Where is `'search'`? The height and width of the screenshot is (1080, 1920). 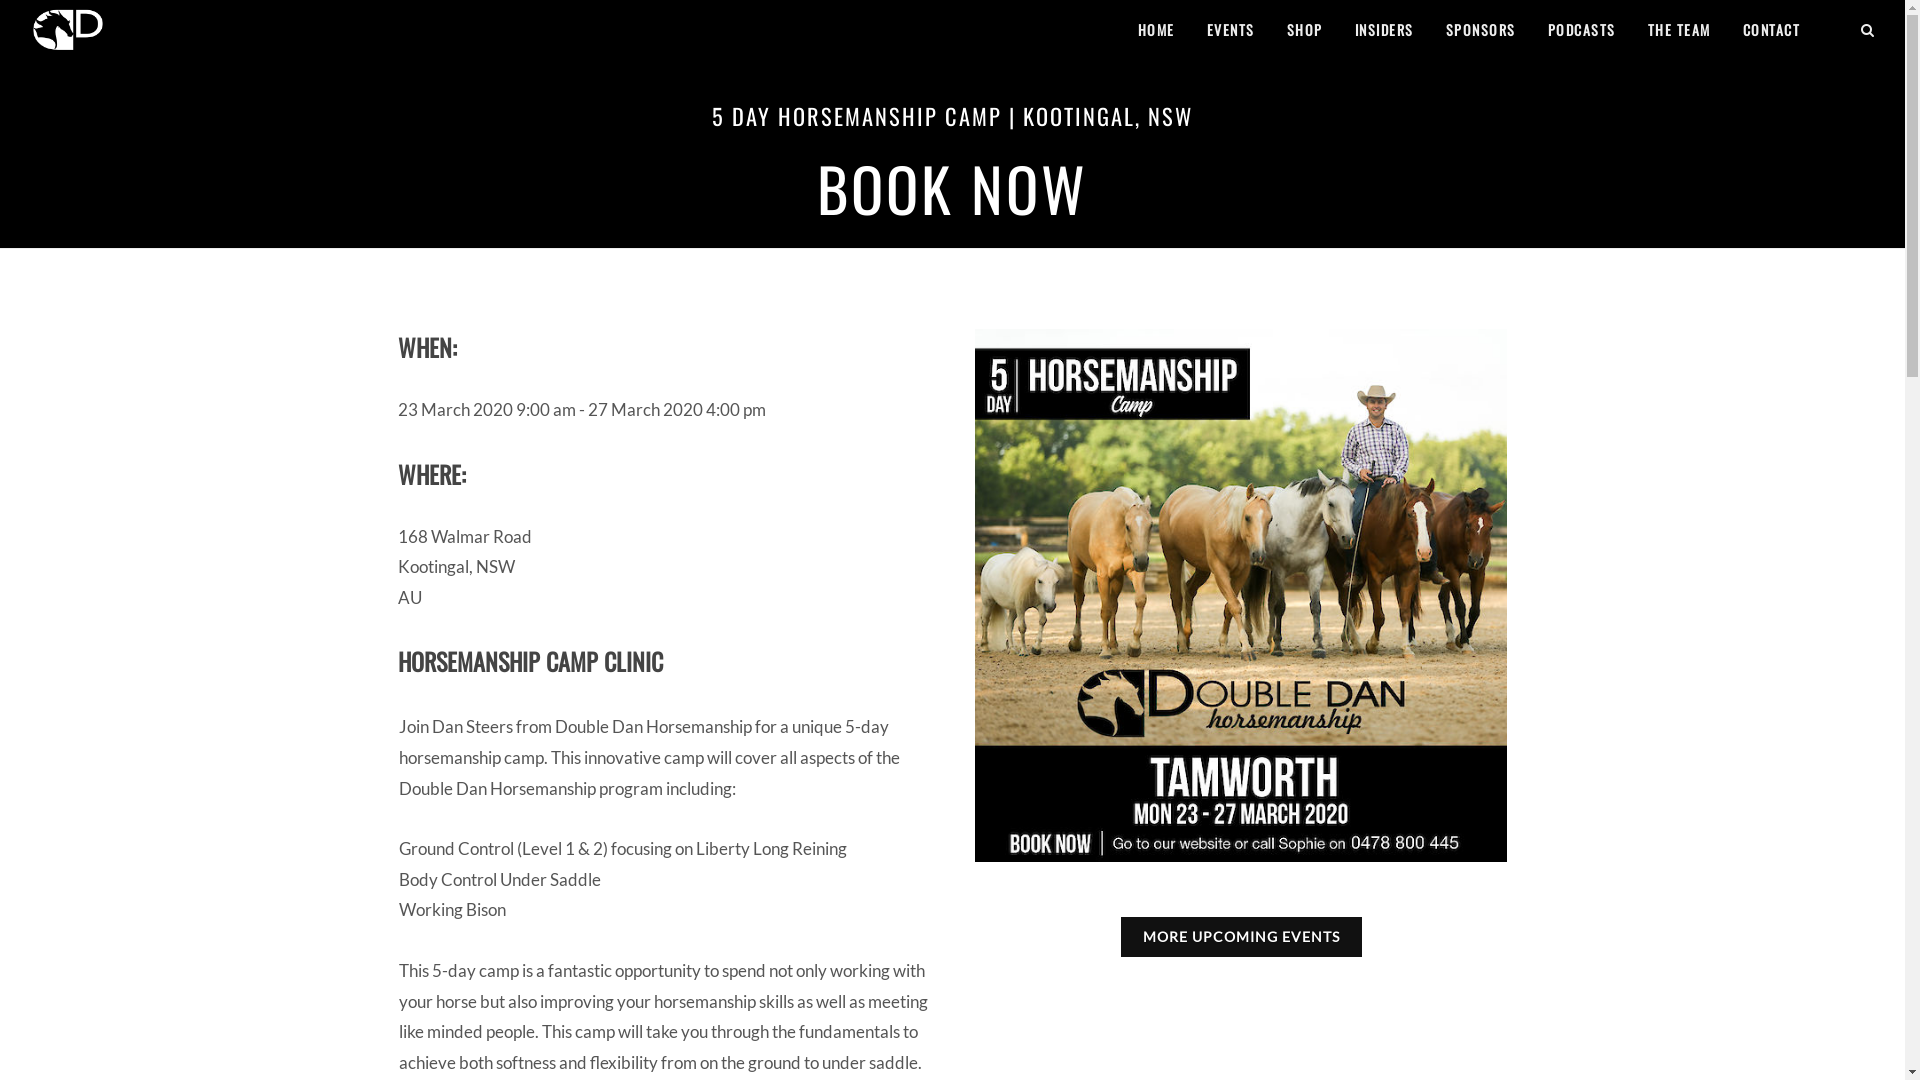
'search' is located at coordinates (1866, 27).